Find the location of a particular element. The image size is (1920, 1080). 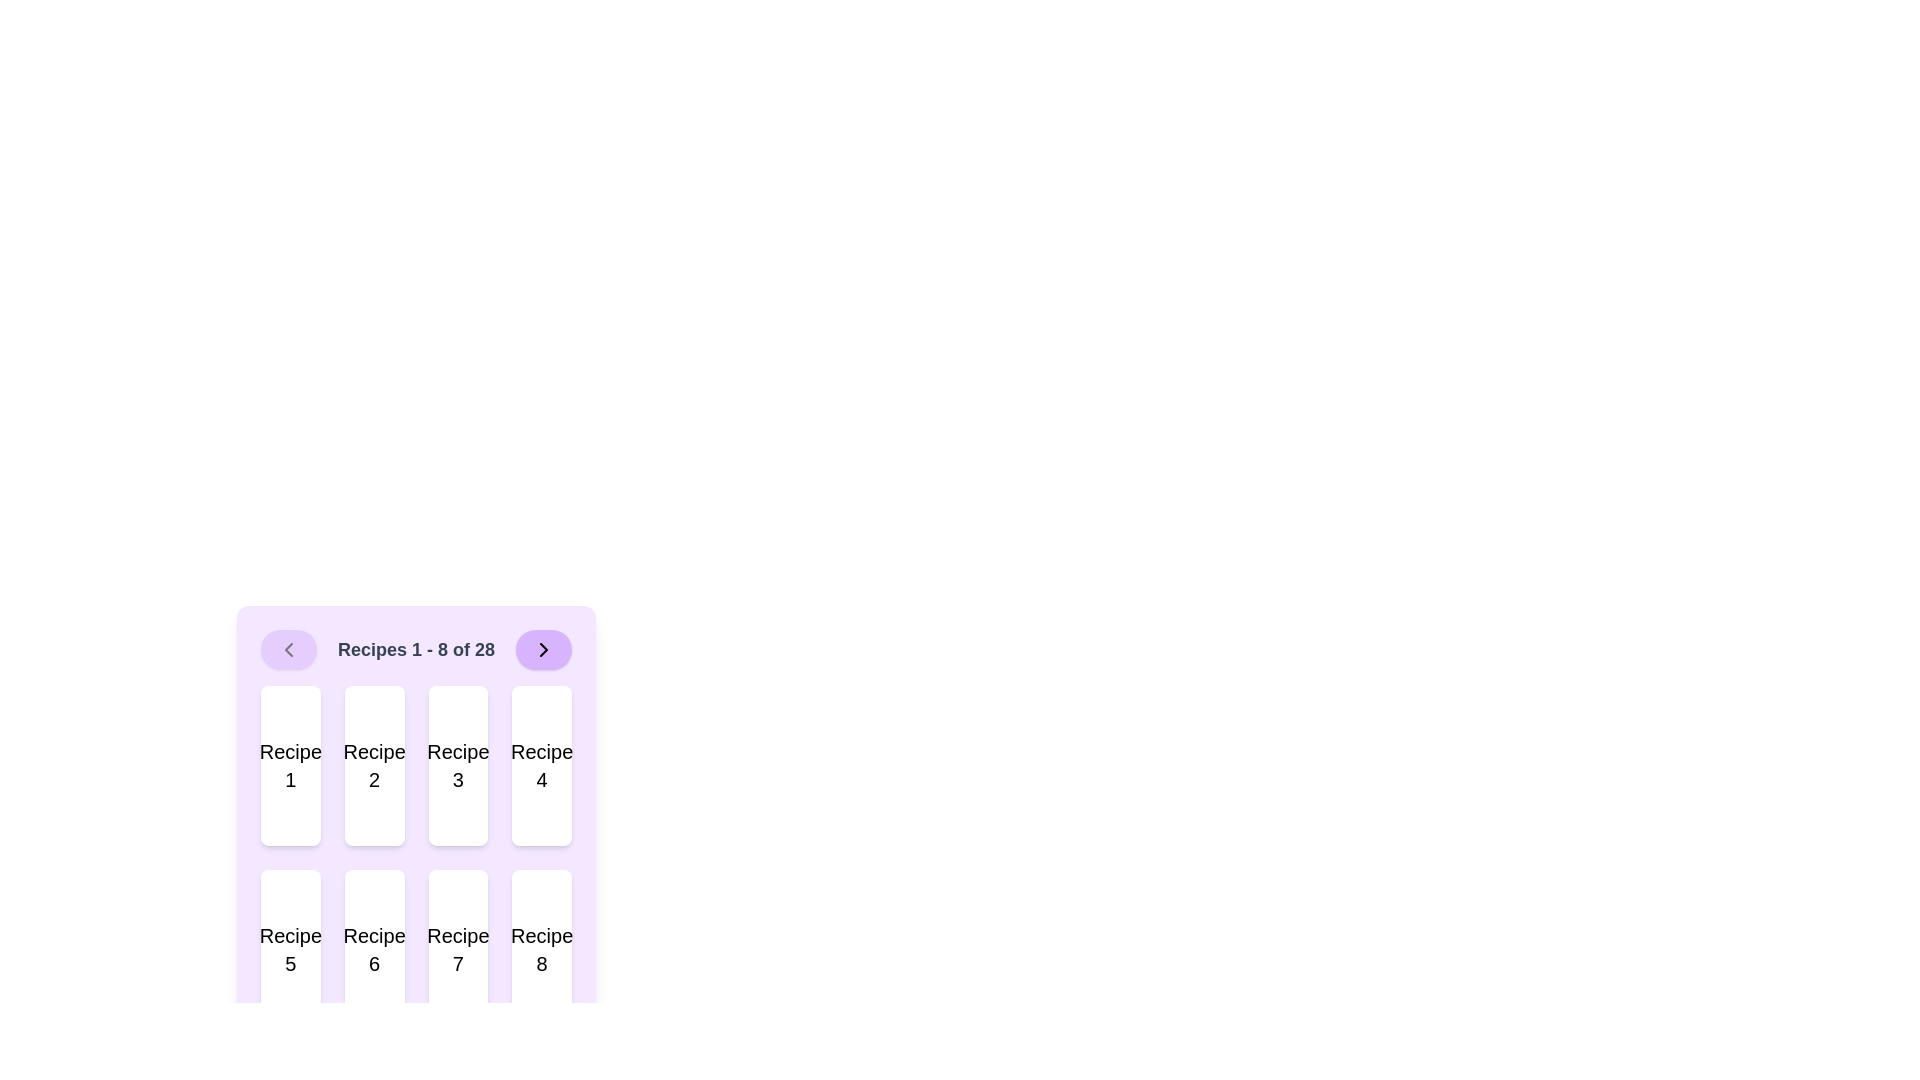

the fourth card in the grid layout is located at coordinates (542, 765).